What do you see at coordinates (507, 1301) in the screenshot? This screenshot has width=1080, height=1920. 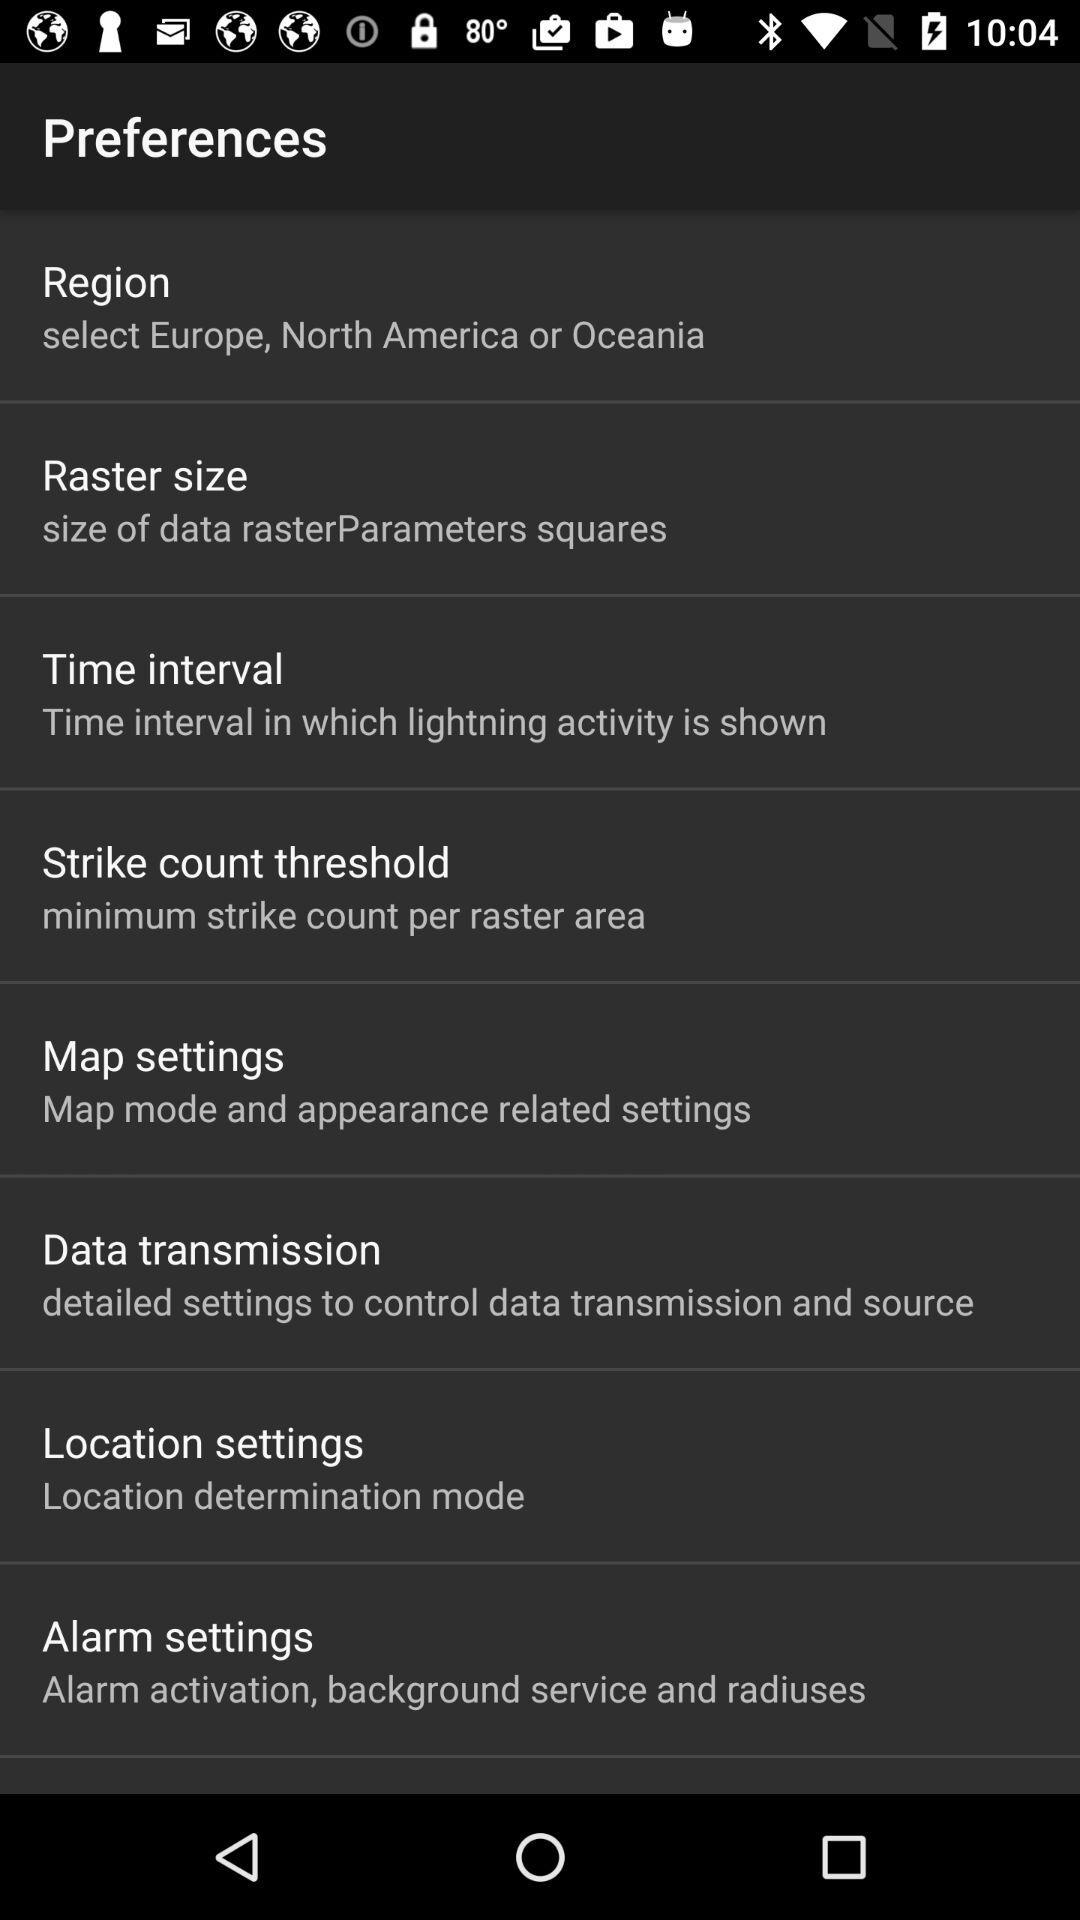 I see `app above the location settings item` at bounding box center [507, 1301].